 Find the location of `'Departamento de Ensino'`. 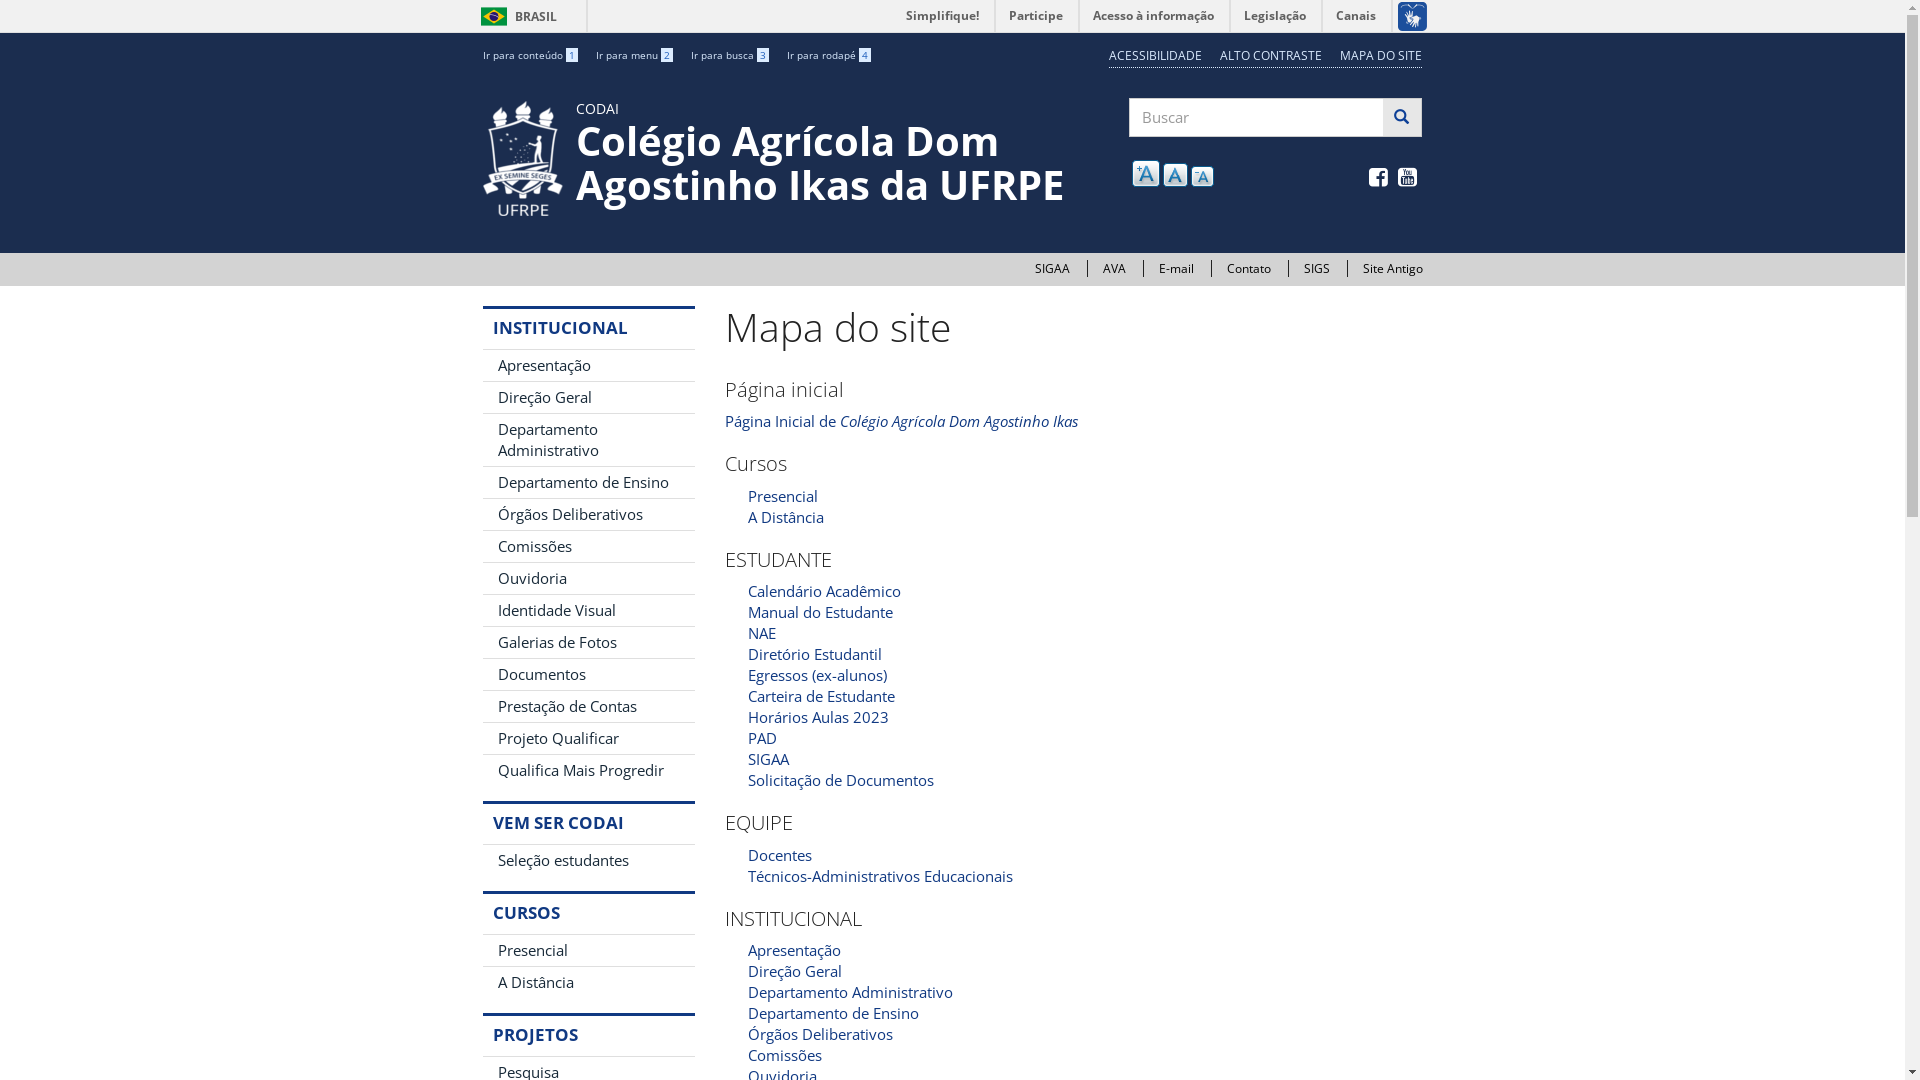

'Departamento de Ensino' is located at coordinates (587, 482).